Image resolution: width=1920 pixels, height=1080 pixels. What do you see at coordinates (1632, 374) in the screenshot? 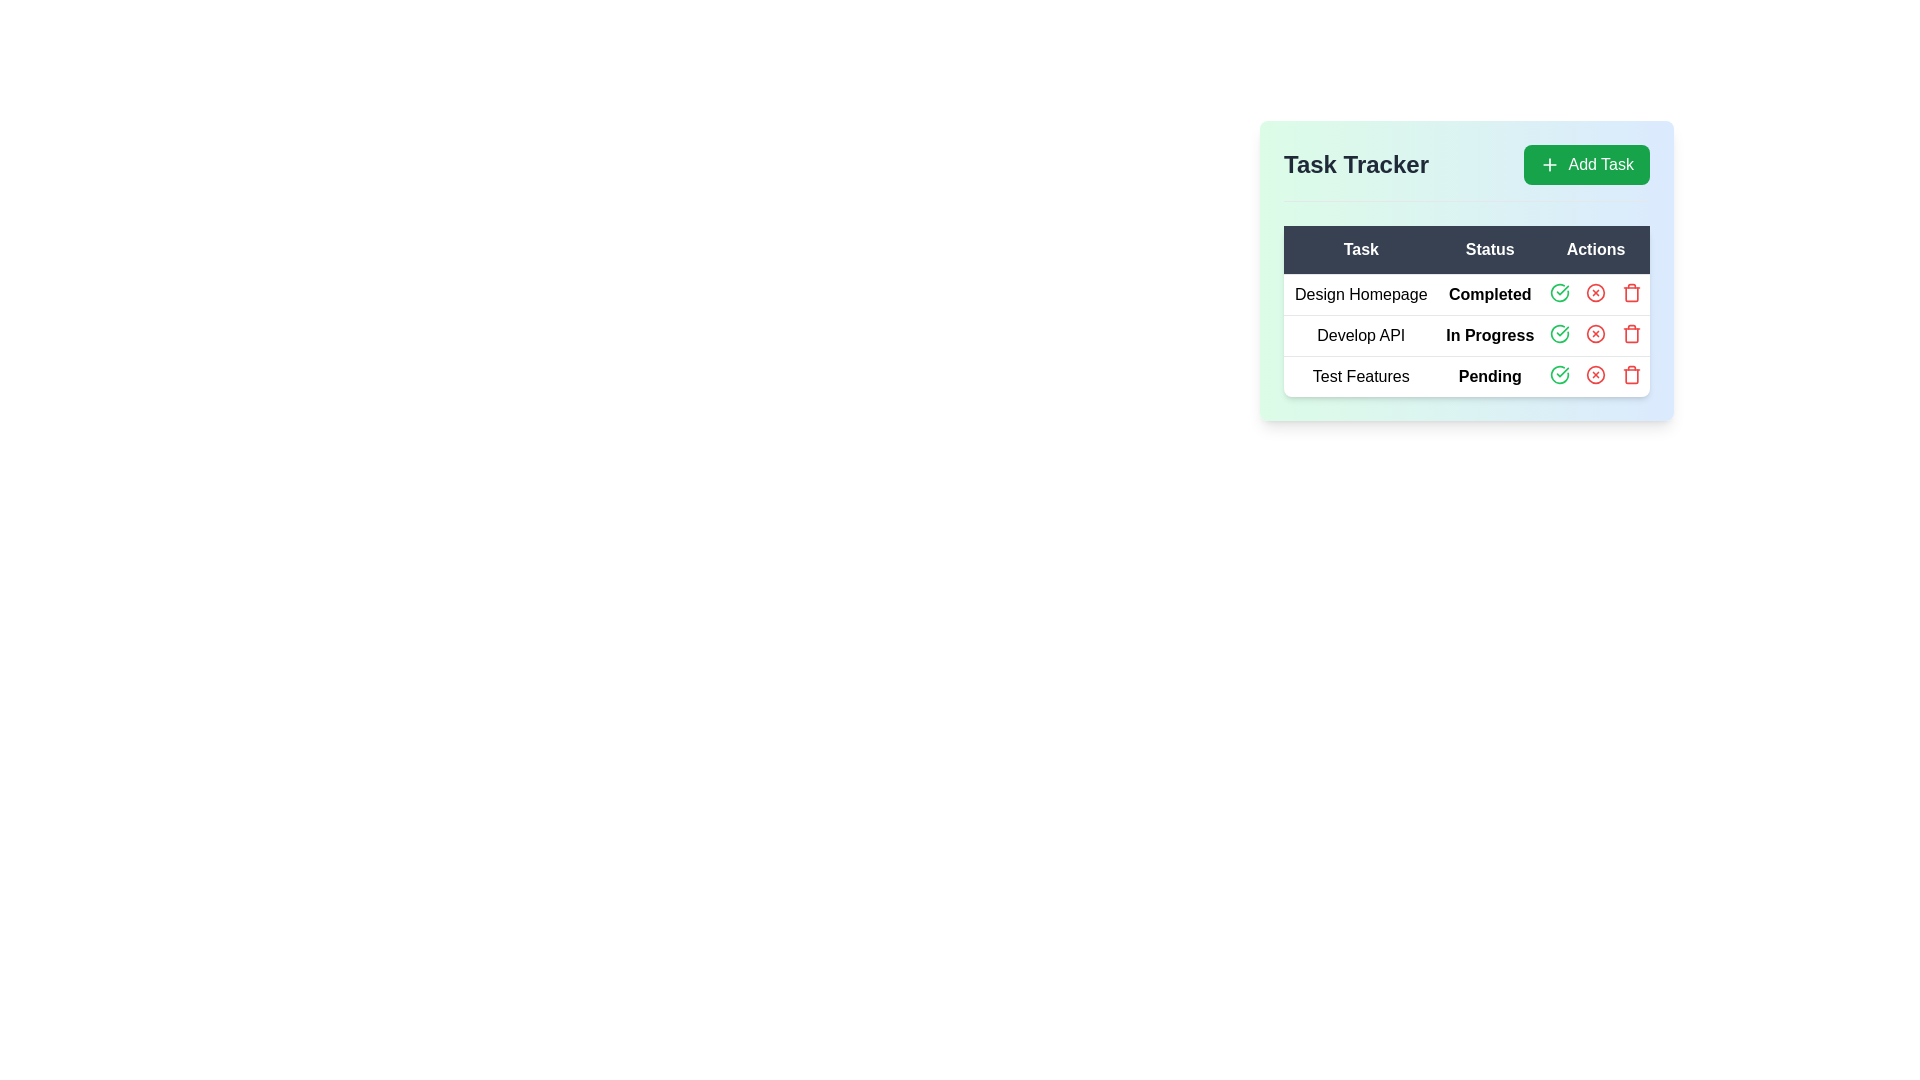
I see `the red trash bin icon-button located in the 'Actions' column of the third row to initiate task deletion for the 'Test Features' task` at bounding box center [1632, 374].